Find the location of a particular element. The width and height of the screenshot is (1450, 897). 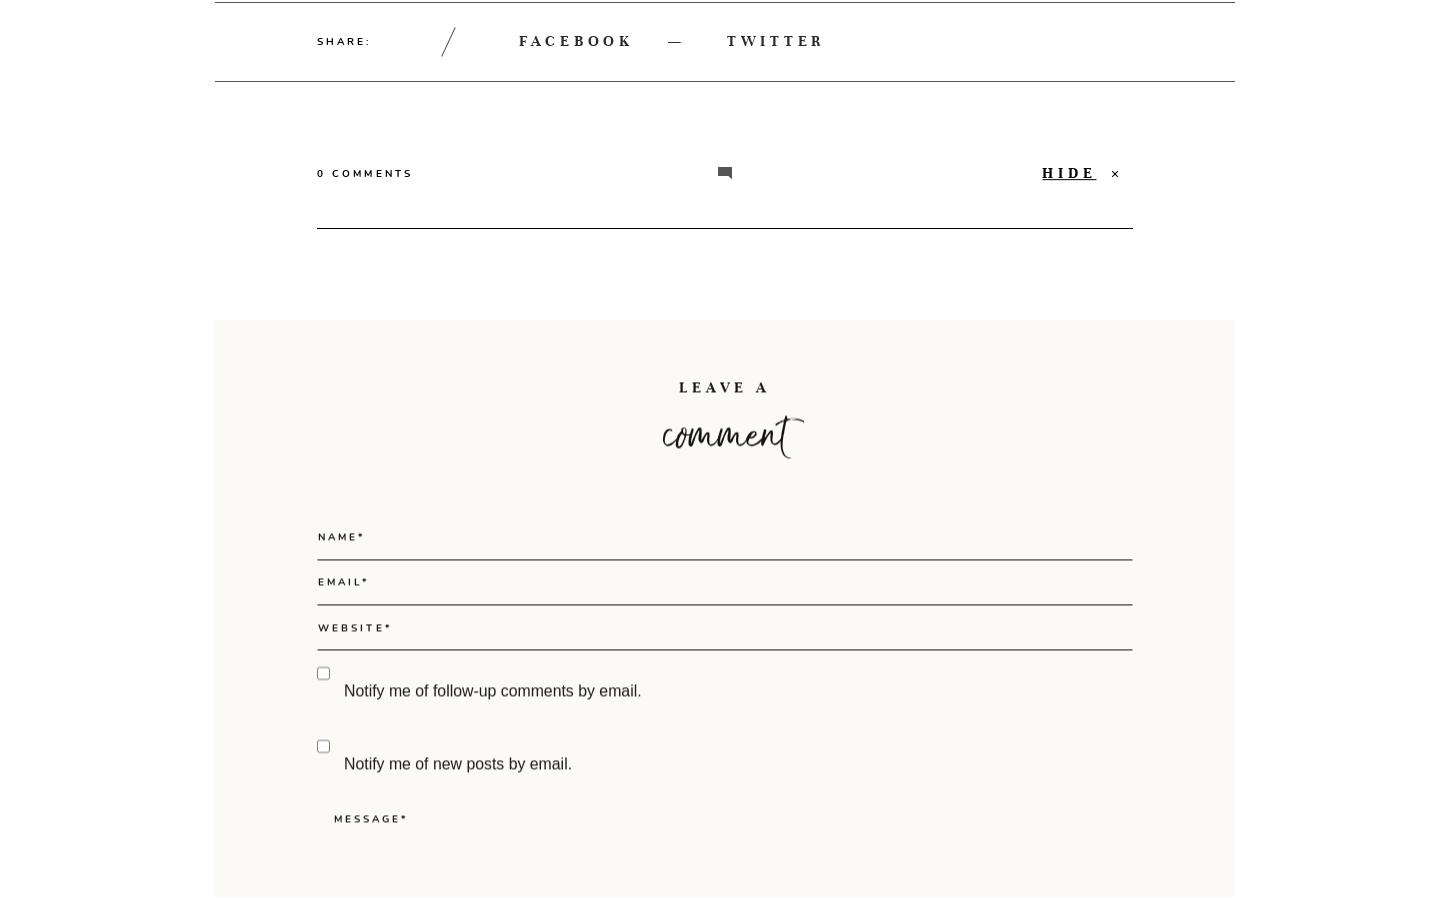

'SHARE:' is located at coordinates (343, 39).